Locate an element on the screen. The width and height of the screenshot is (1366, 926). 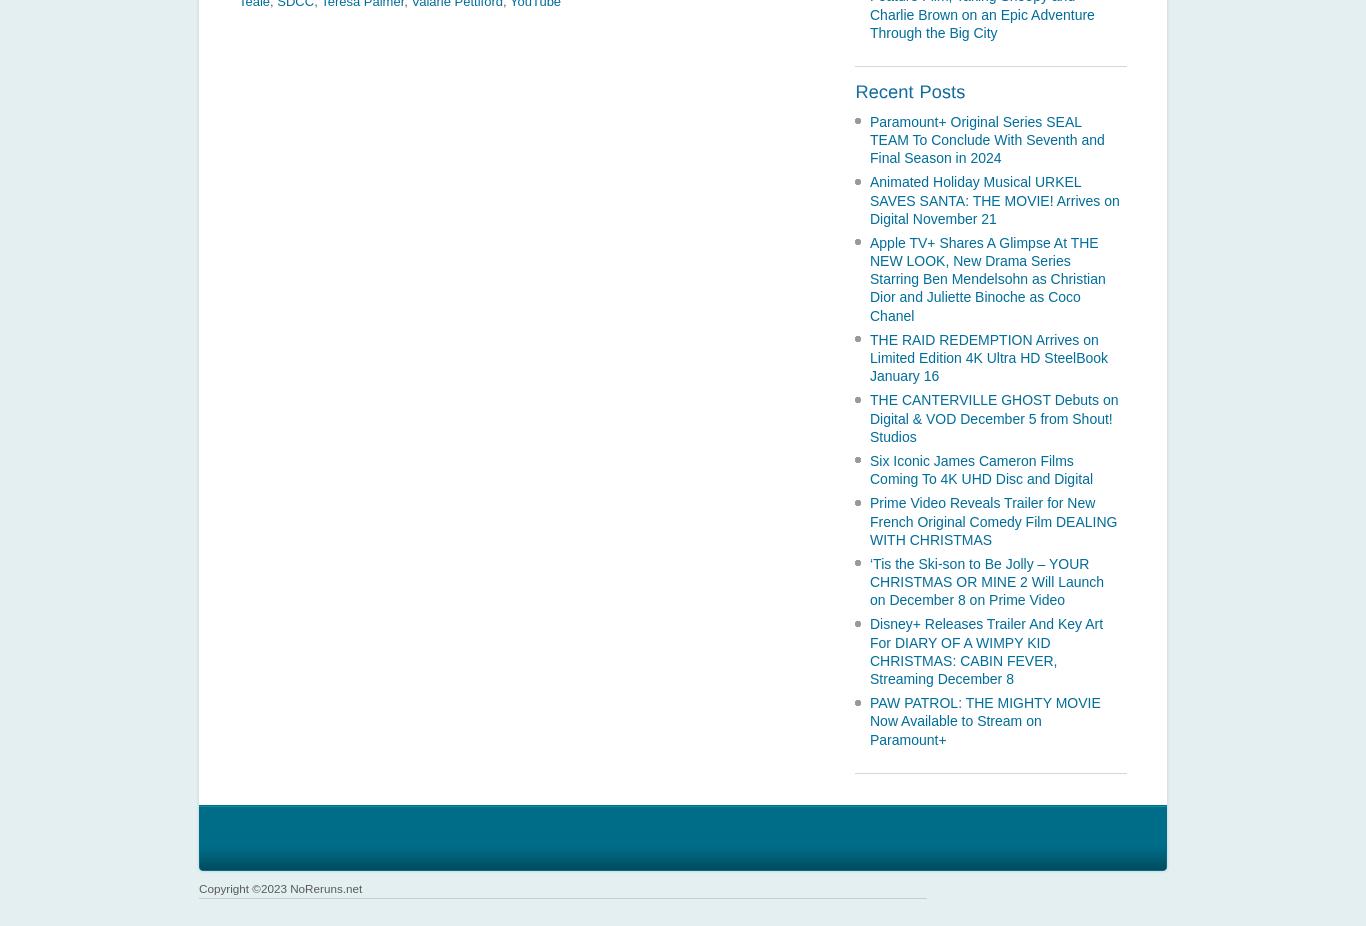
'PAW PATROL: THE MIGHTY MOVIE Now Available to Stream on Paramount+' is located at coordinates (985, 720).